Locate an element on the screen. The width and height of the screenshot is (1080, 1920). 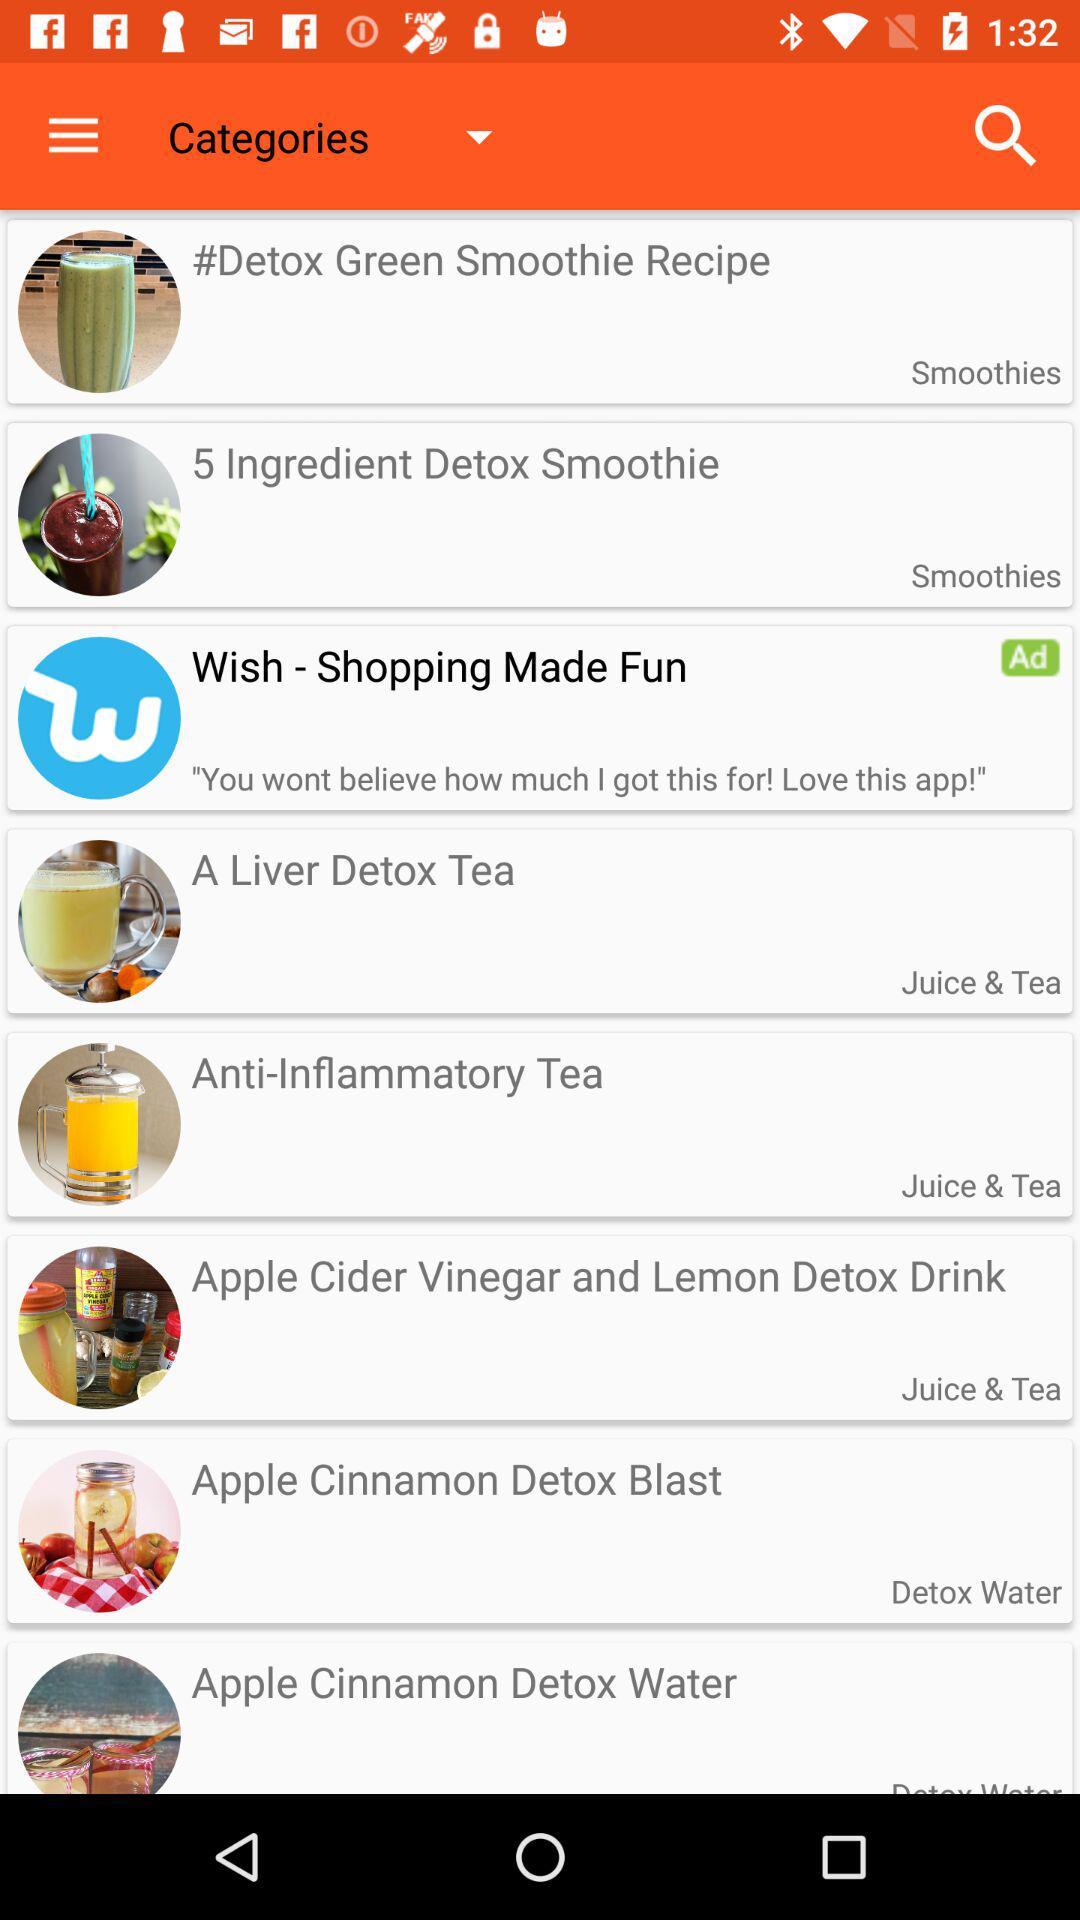
the icon next to the wish shopping made icon is located at coordinates (1030, 657).